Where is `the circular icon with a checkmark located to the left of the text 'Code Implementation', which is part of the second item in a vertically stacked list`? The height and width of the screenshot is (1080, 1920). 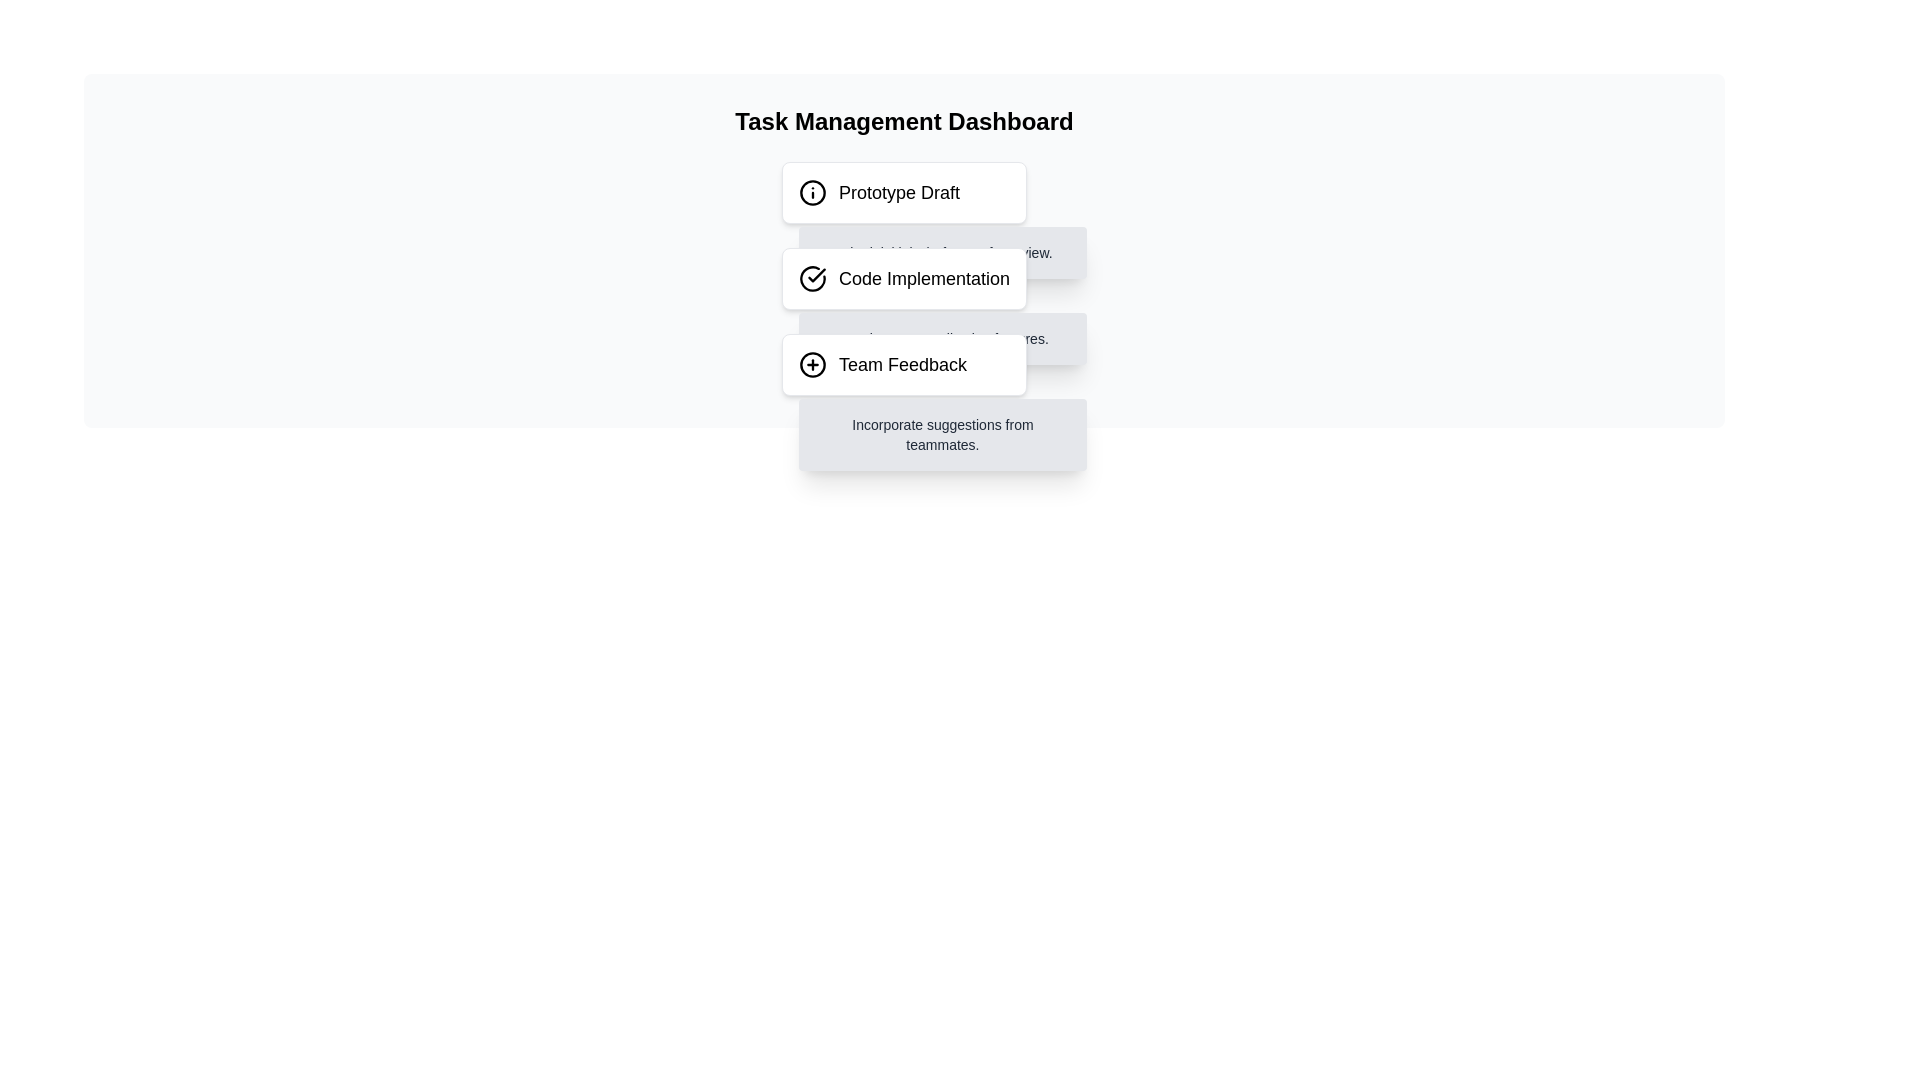 the circular icon with a checkmark located to the left of the text 'Code Implementation', which is part of the second item in a vertically stacked list is located at coordinates (812, 278).